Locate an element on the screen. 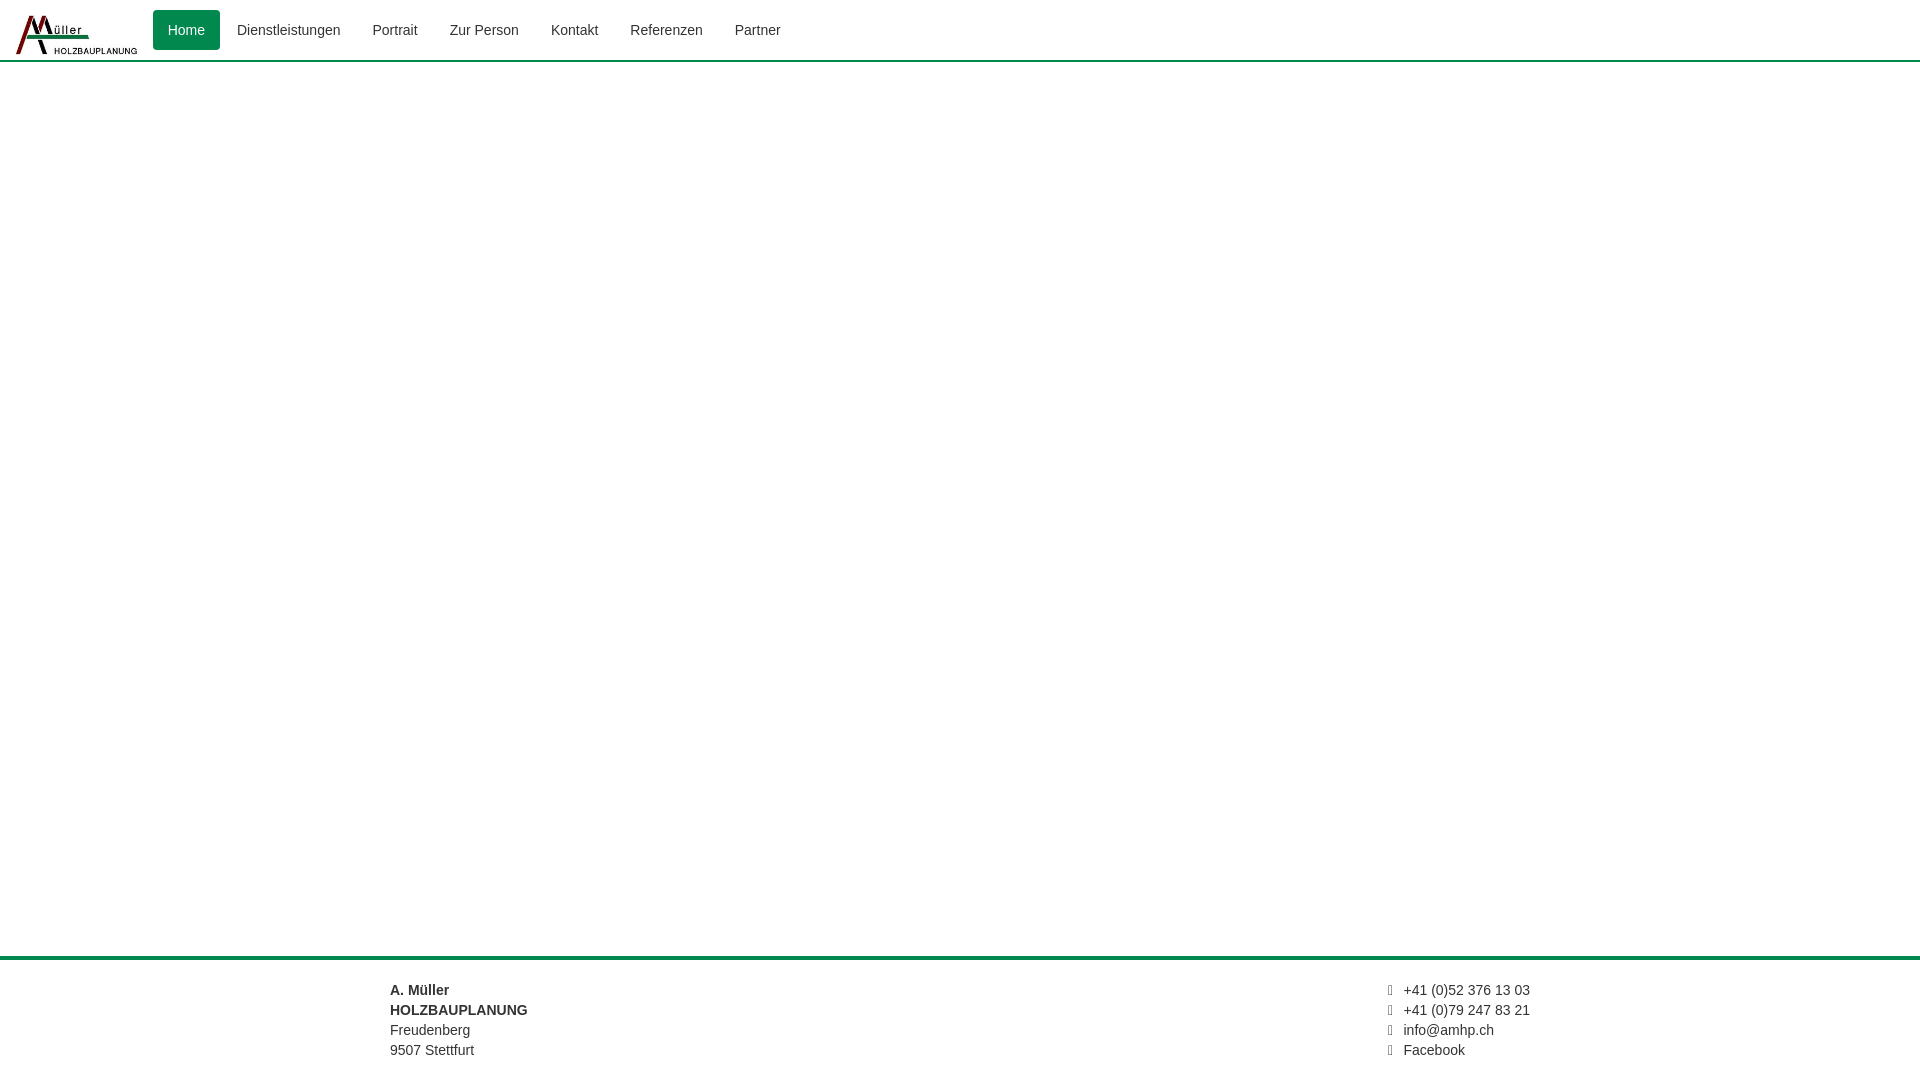 The image size is (1920, 1080). 'Dienstleistungen' is located at coordinates (221, 30).